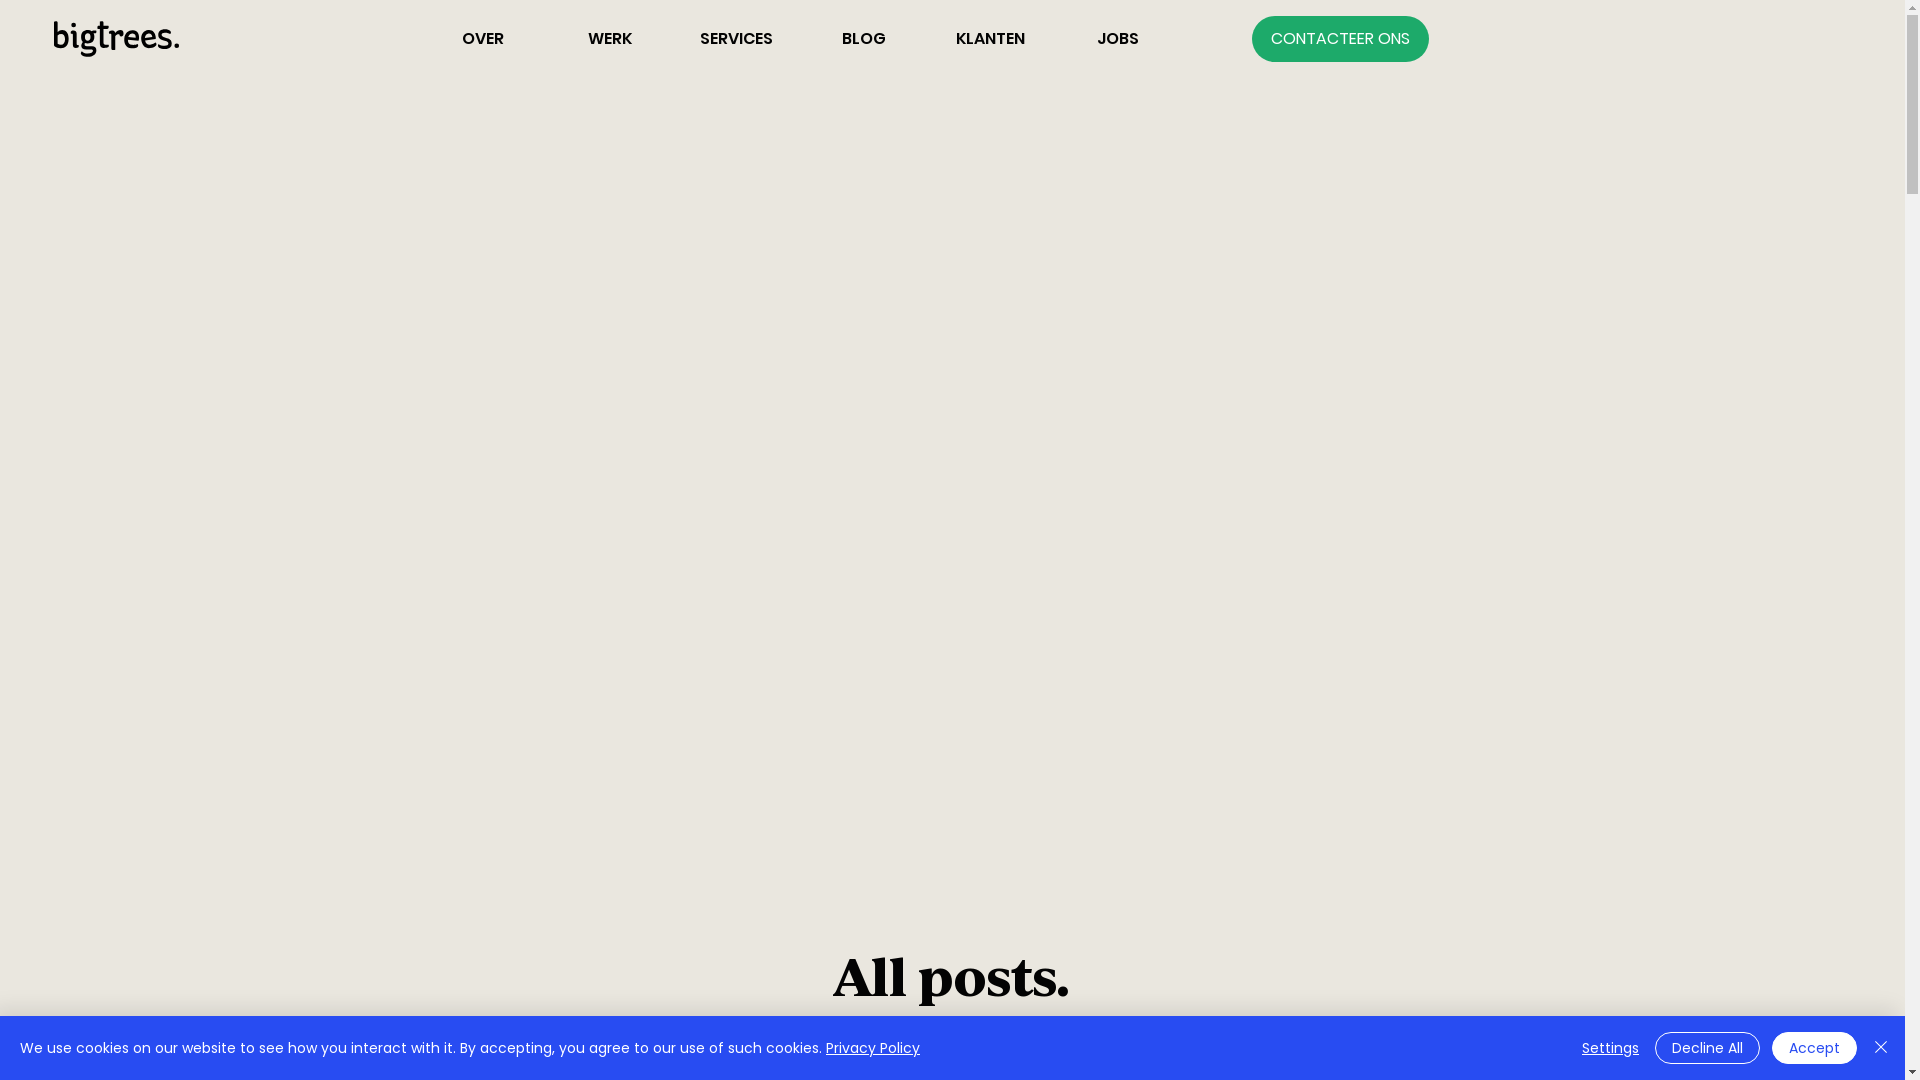 Image resolution: width=1920 pixels, height=1080 pixels. I want to click on 'SERVICES', so click(672, 38).